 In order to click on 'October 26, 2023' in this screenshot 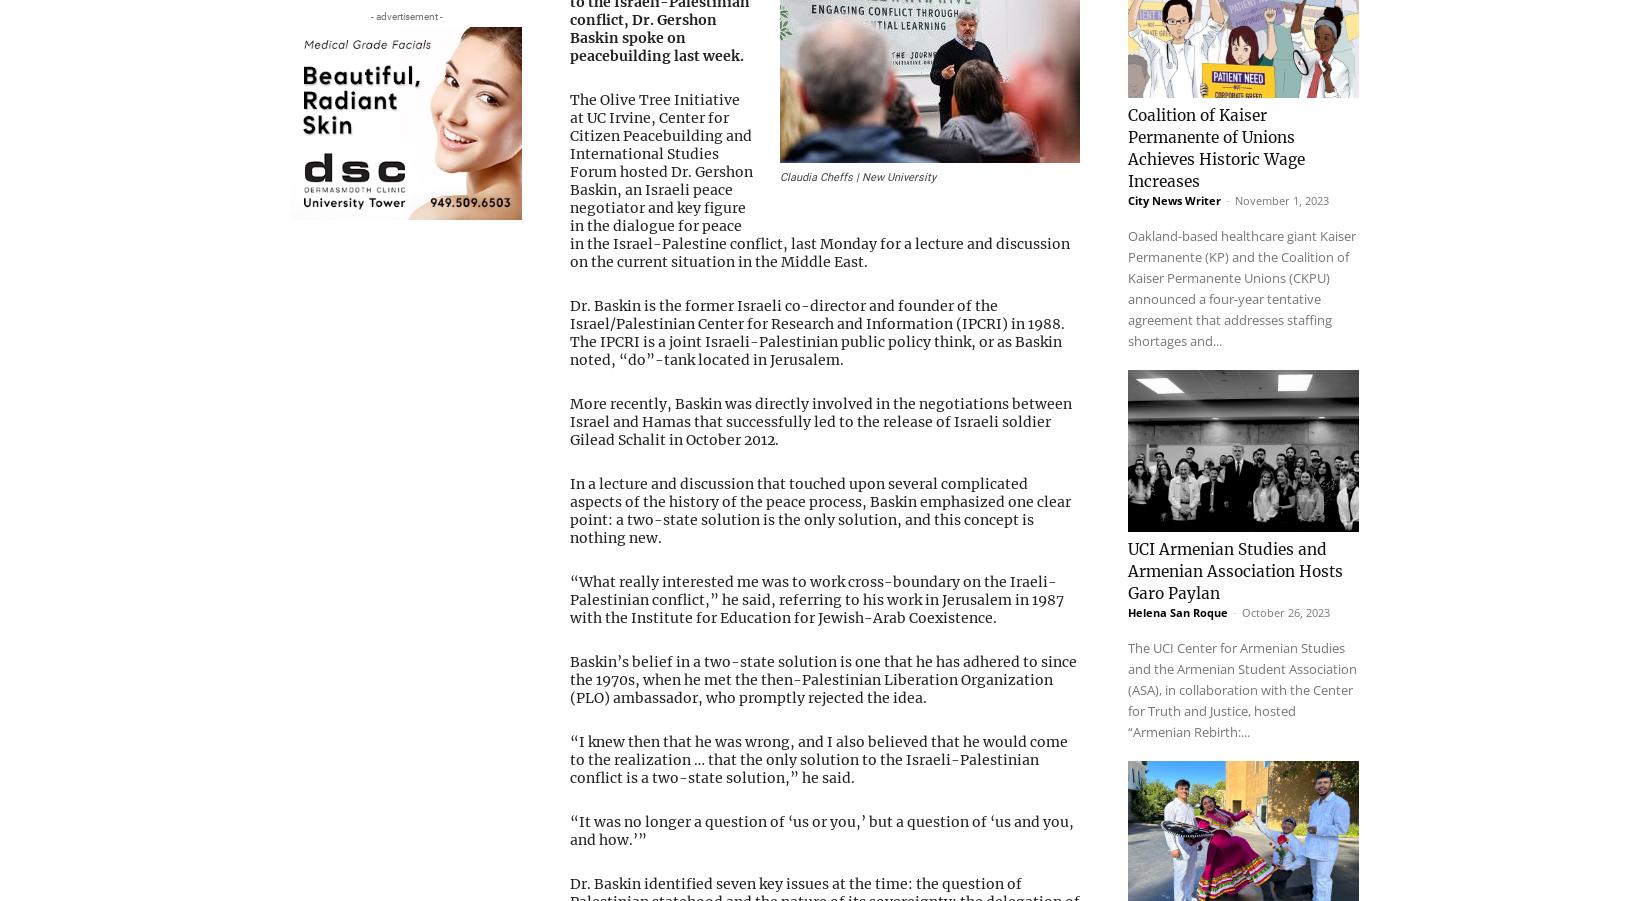, I will do `click(1285, 576)`.